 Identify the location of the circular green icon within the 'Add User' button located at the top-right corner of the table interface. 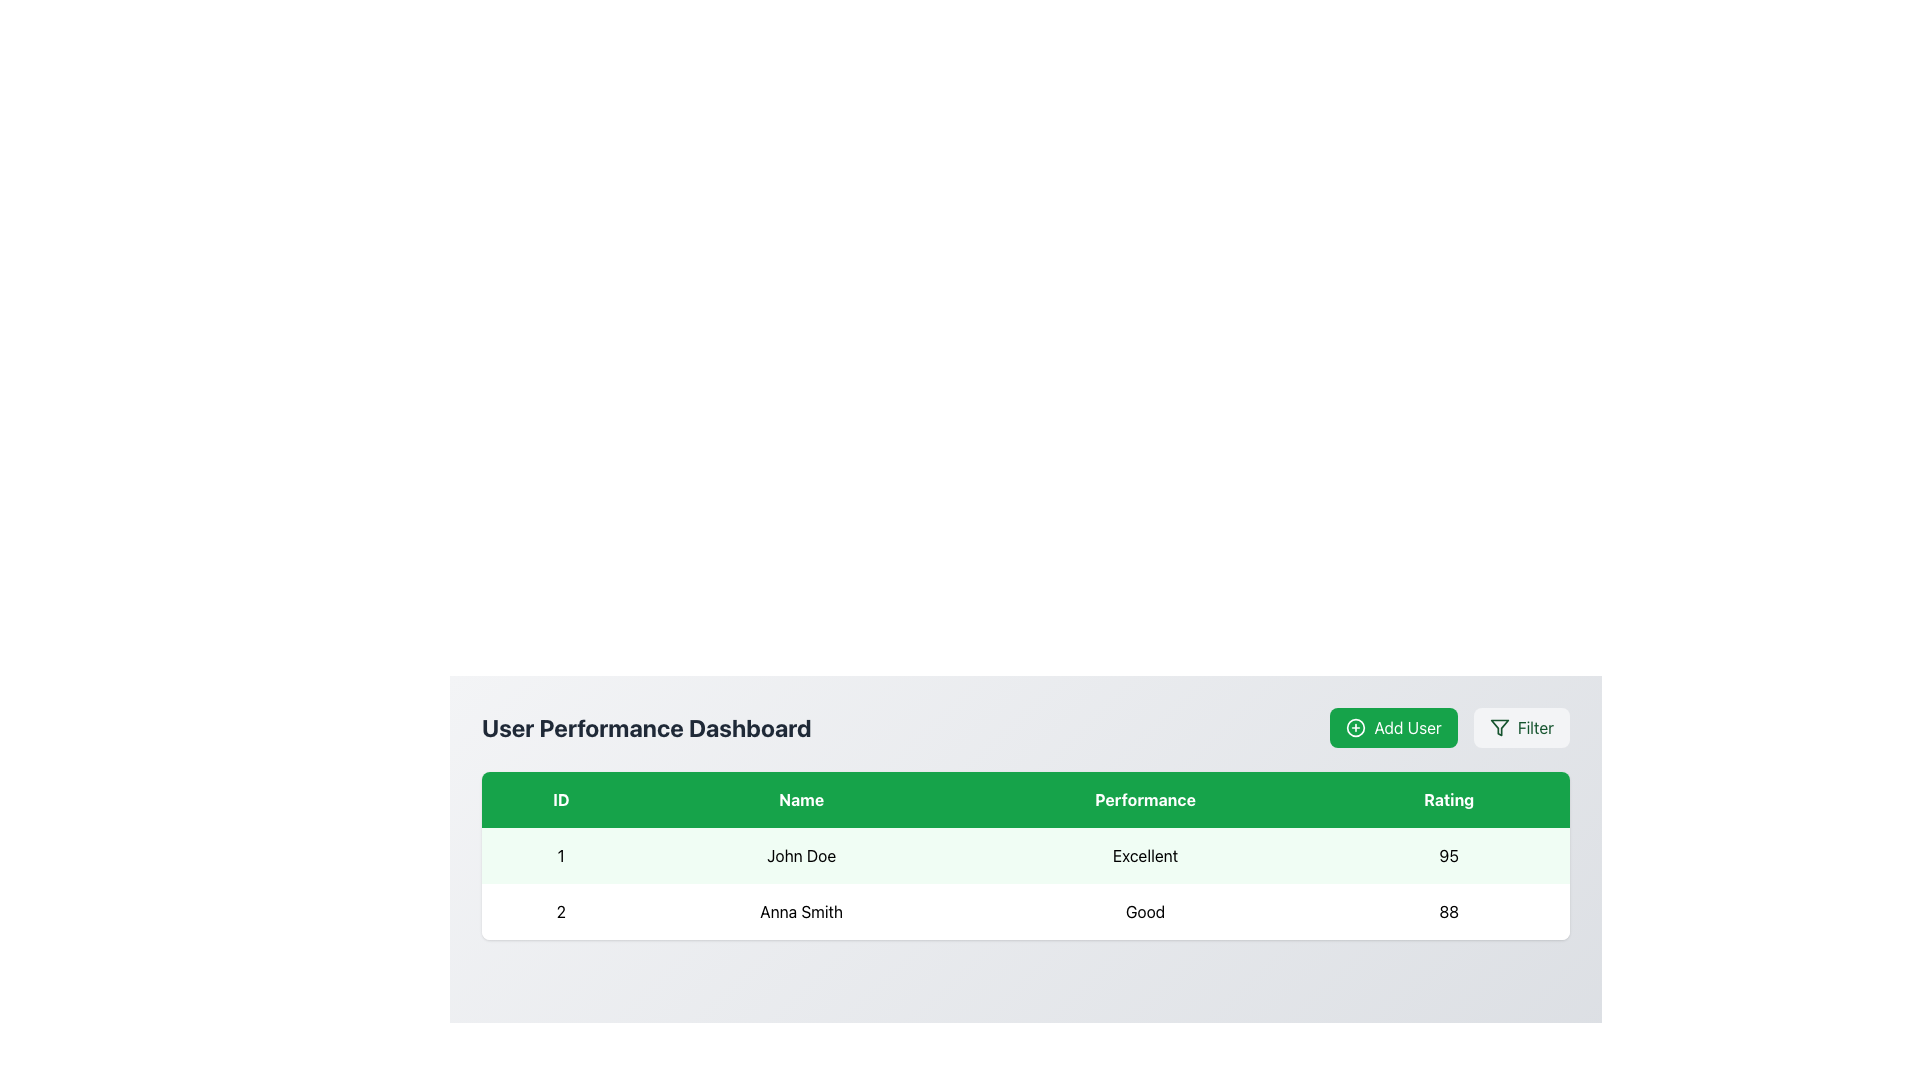
(1356, 728).